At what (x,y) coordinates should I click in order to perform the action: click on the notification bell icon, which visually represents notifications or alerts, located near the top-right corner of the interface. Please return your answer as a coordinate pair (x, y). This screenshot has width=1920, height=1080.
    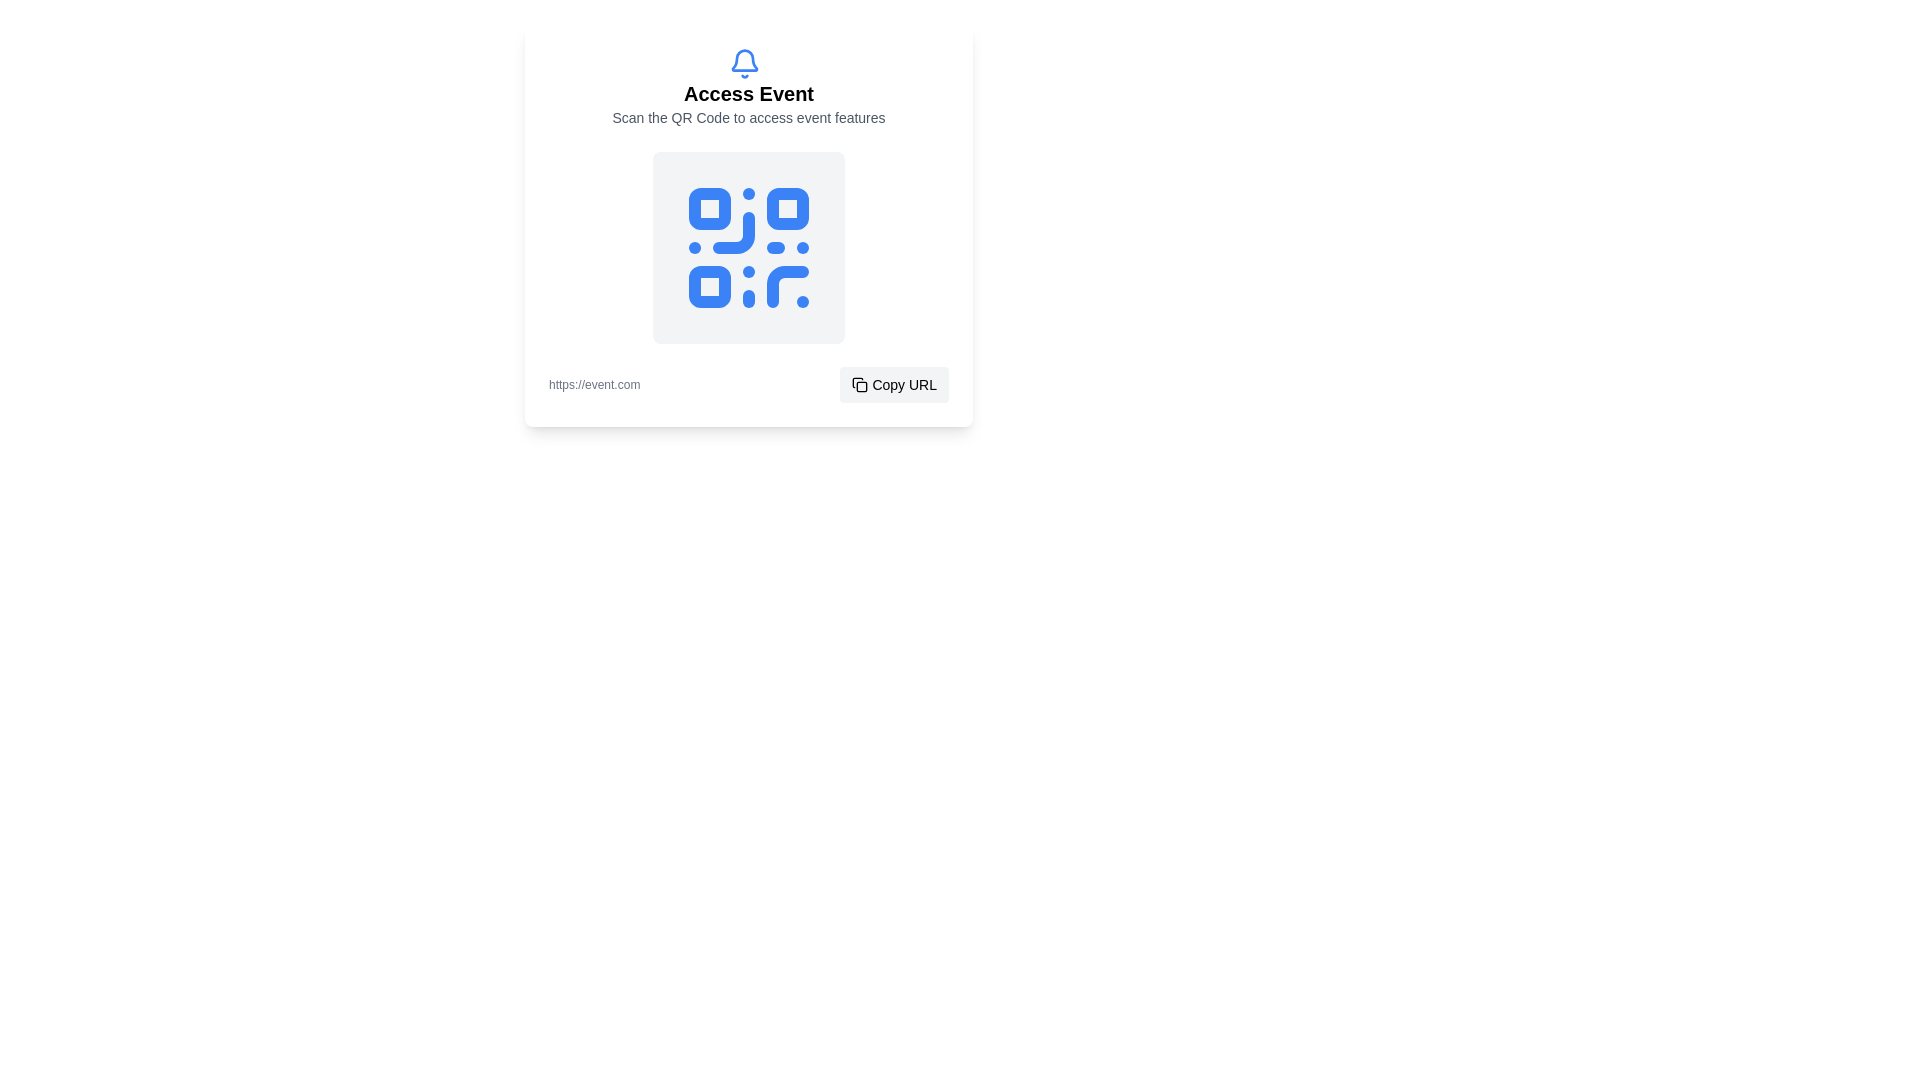
    Looking at the image, I should click on (743, 59).